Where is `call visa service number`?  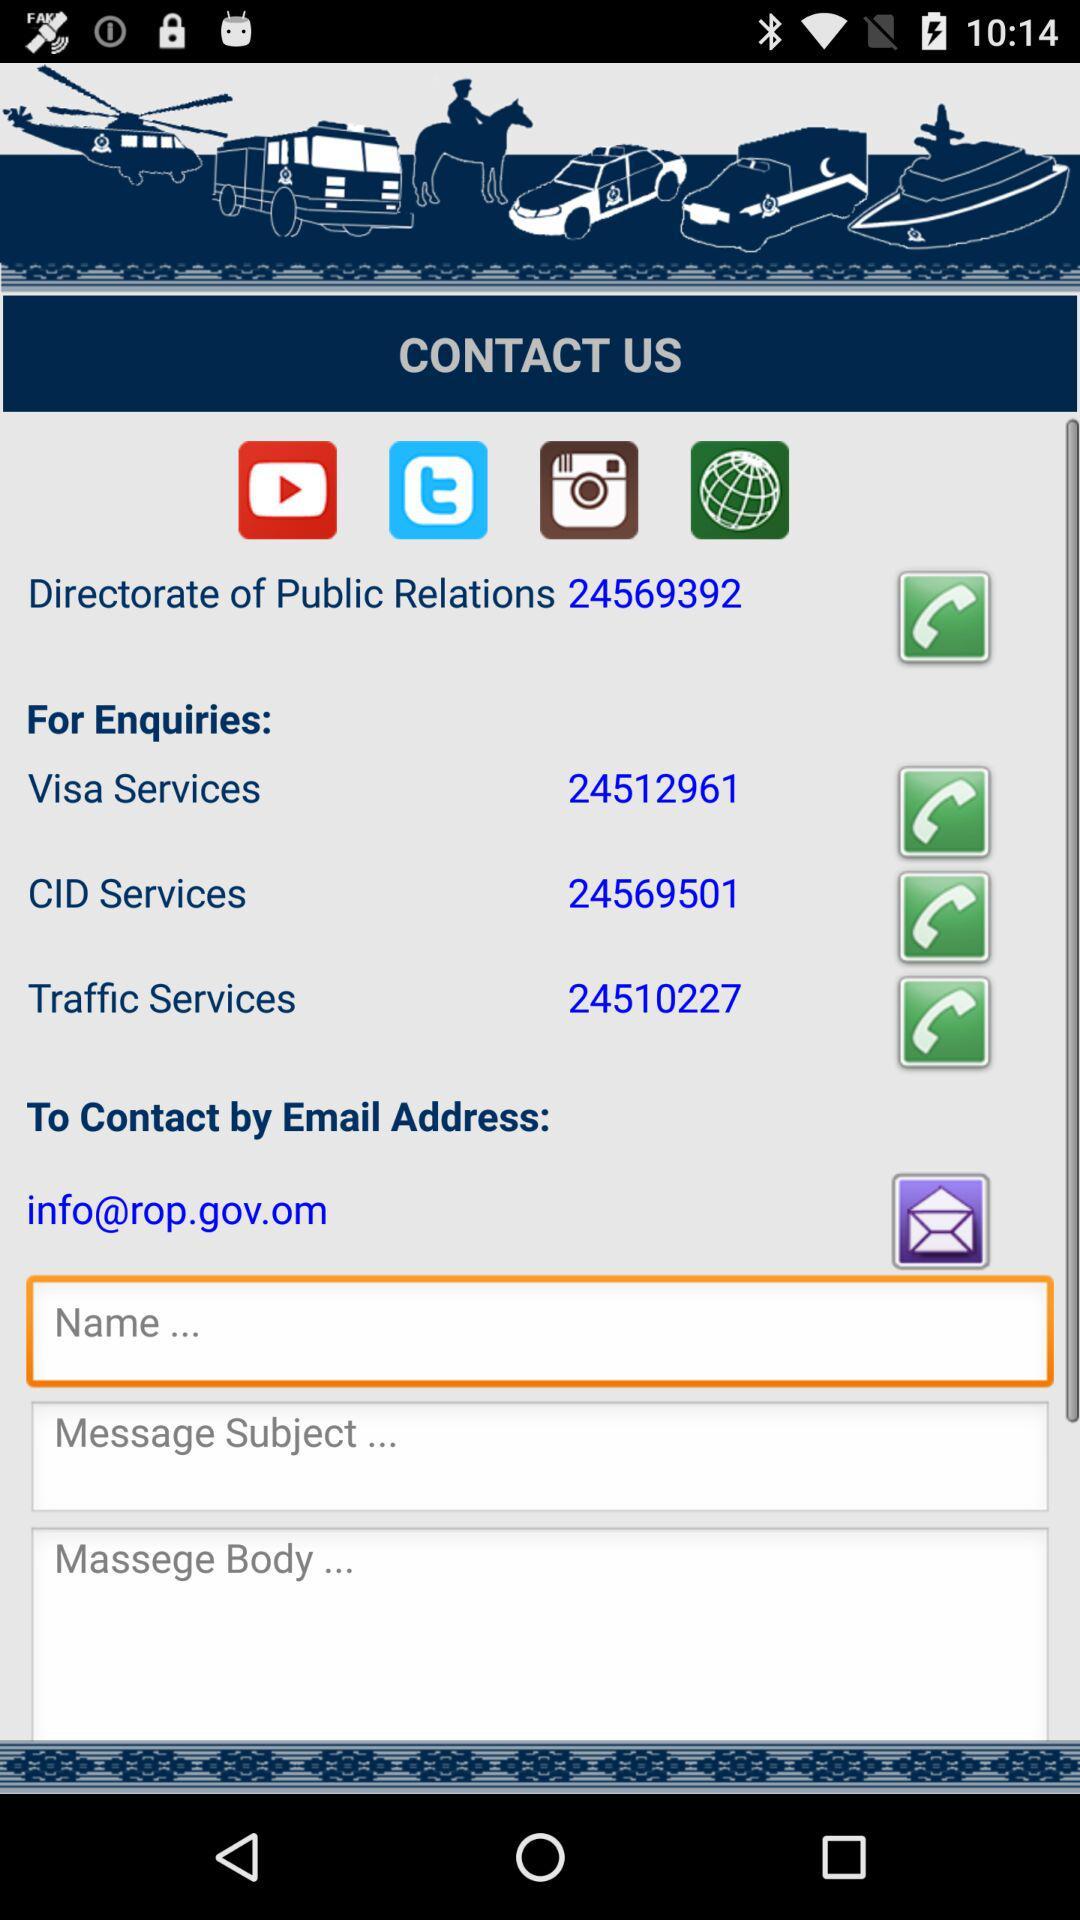
call visa service number is located at coordinates (944, 812).